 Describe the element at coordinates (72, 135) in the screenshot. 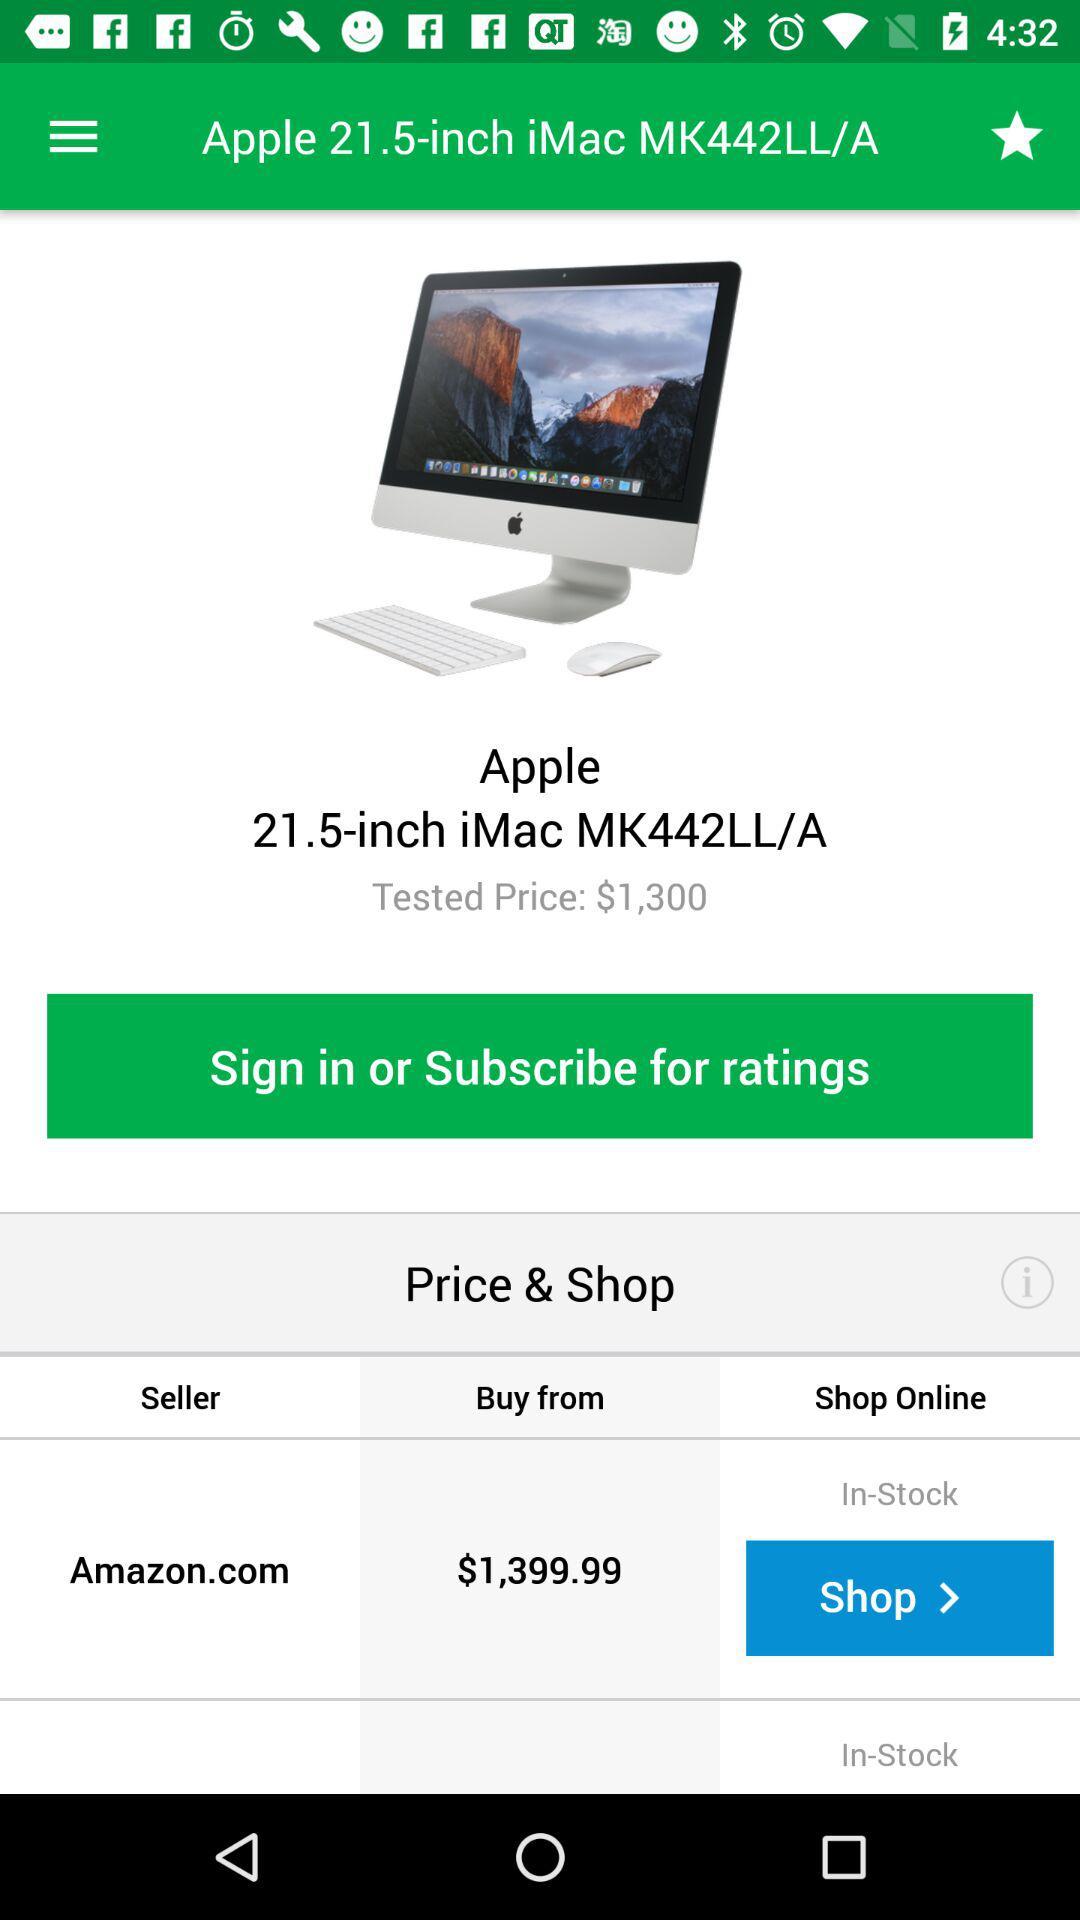

I see `icon at the top left corner` at that location.